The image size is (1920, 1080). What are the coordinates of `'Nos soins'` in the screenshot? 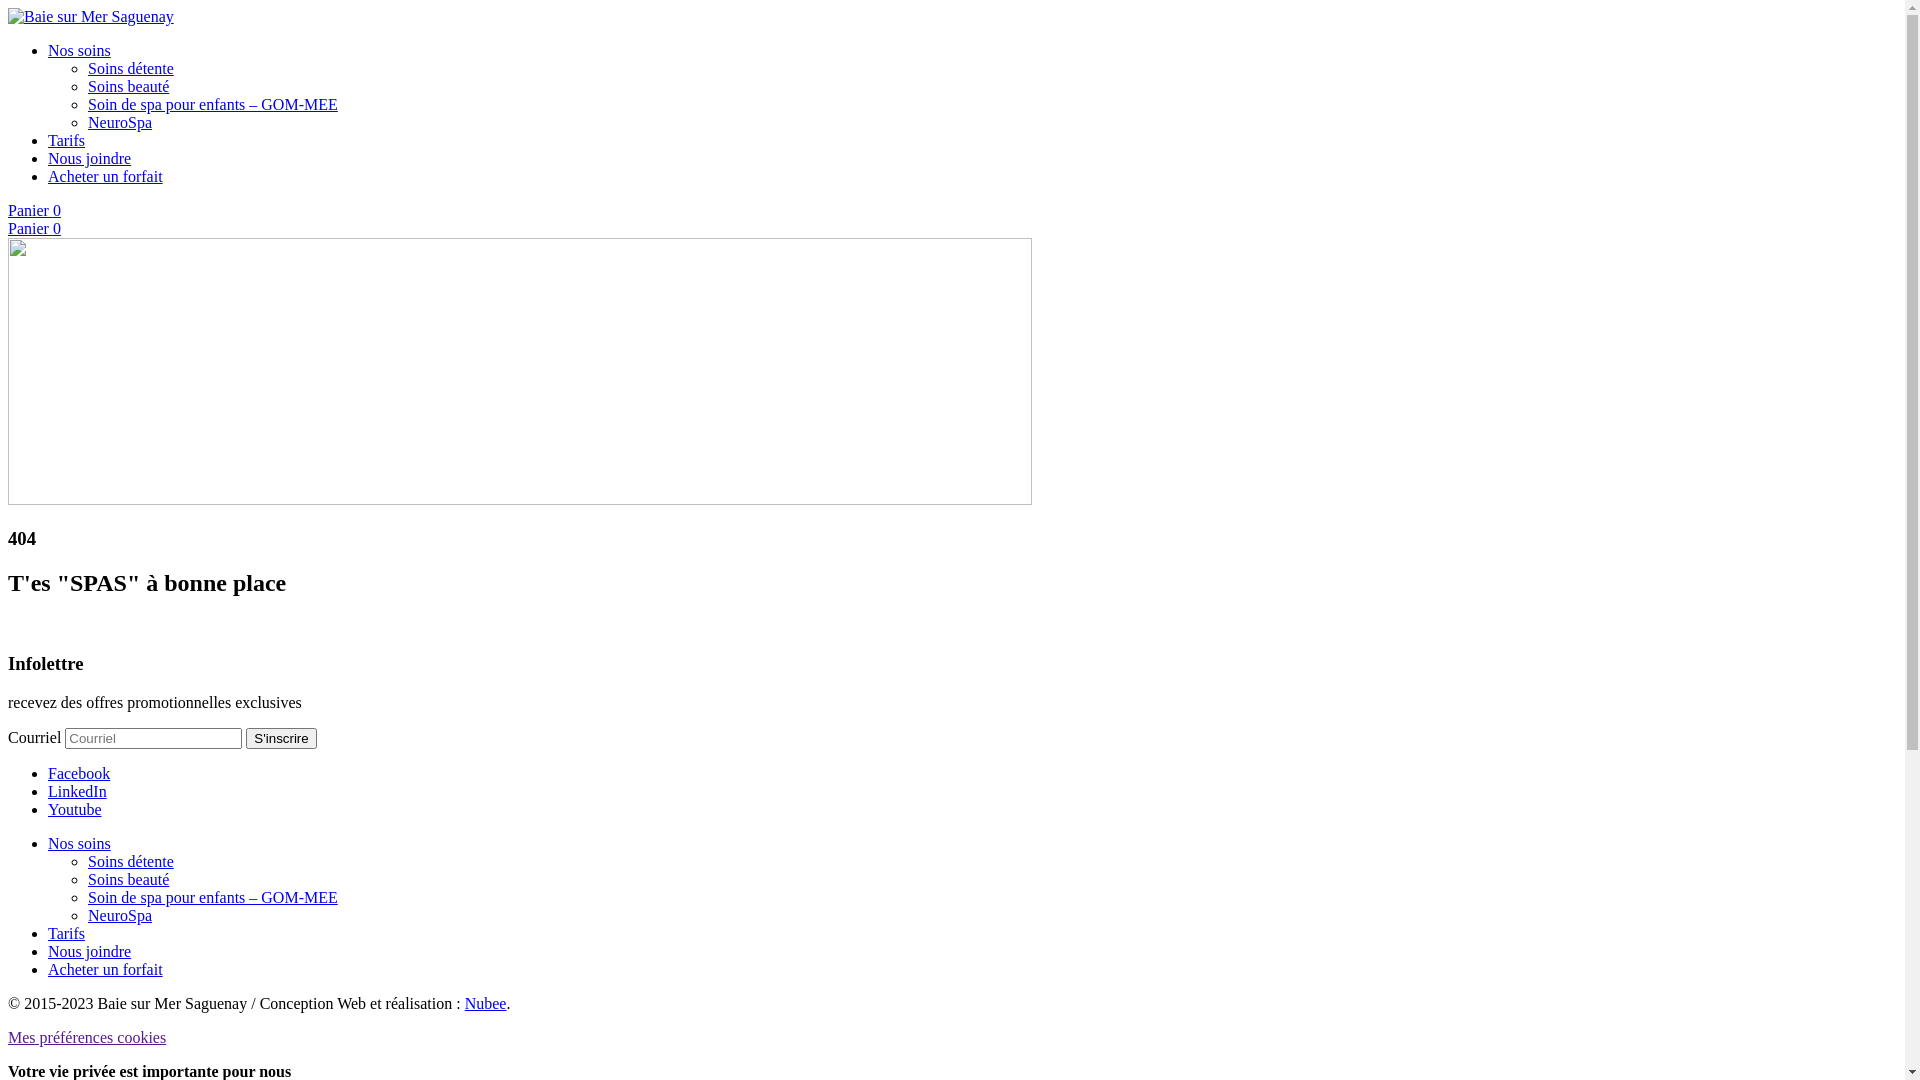 It's located at (79, 843).